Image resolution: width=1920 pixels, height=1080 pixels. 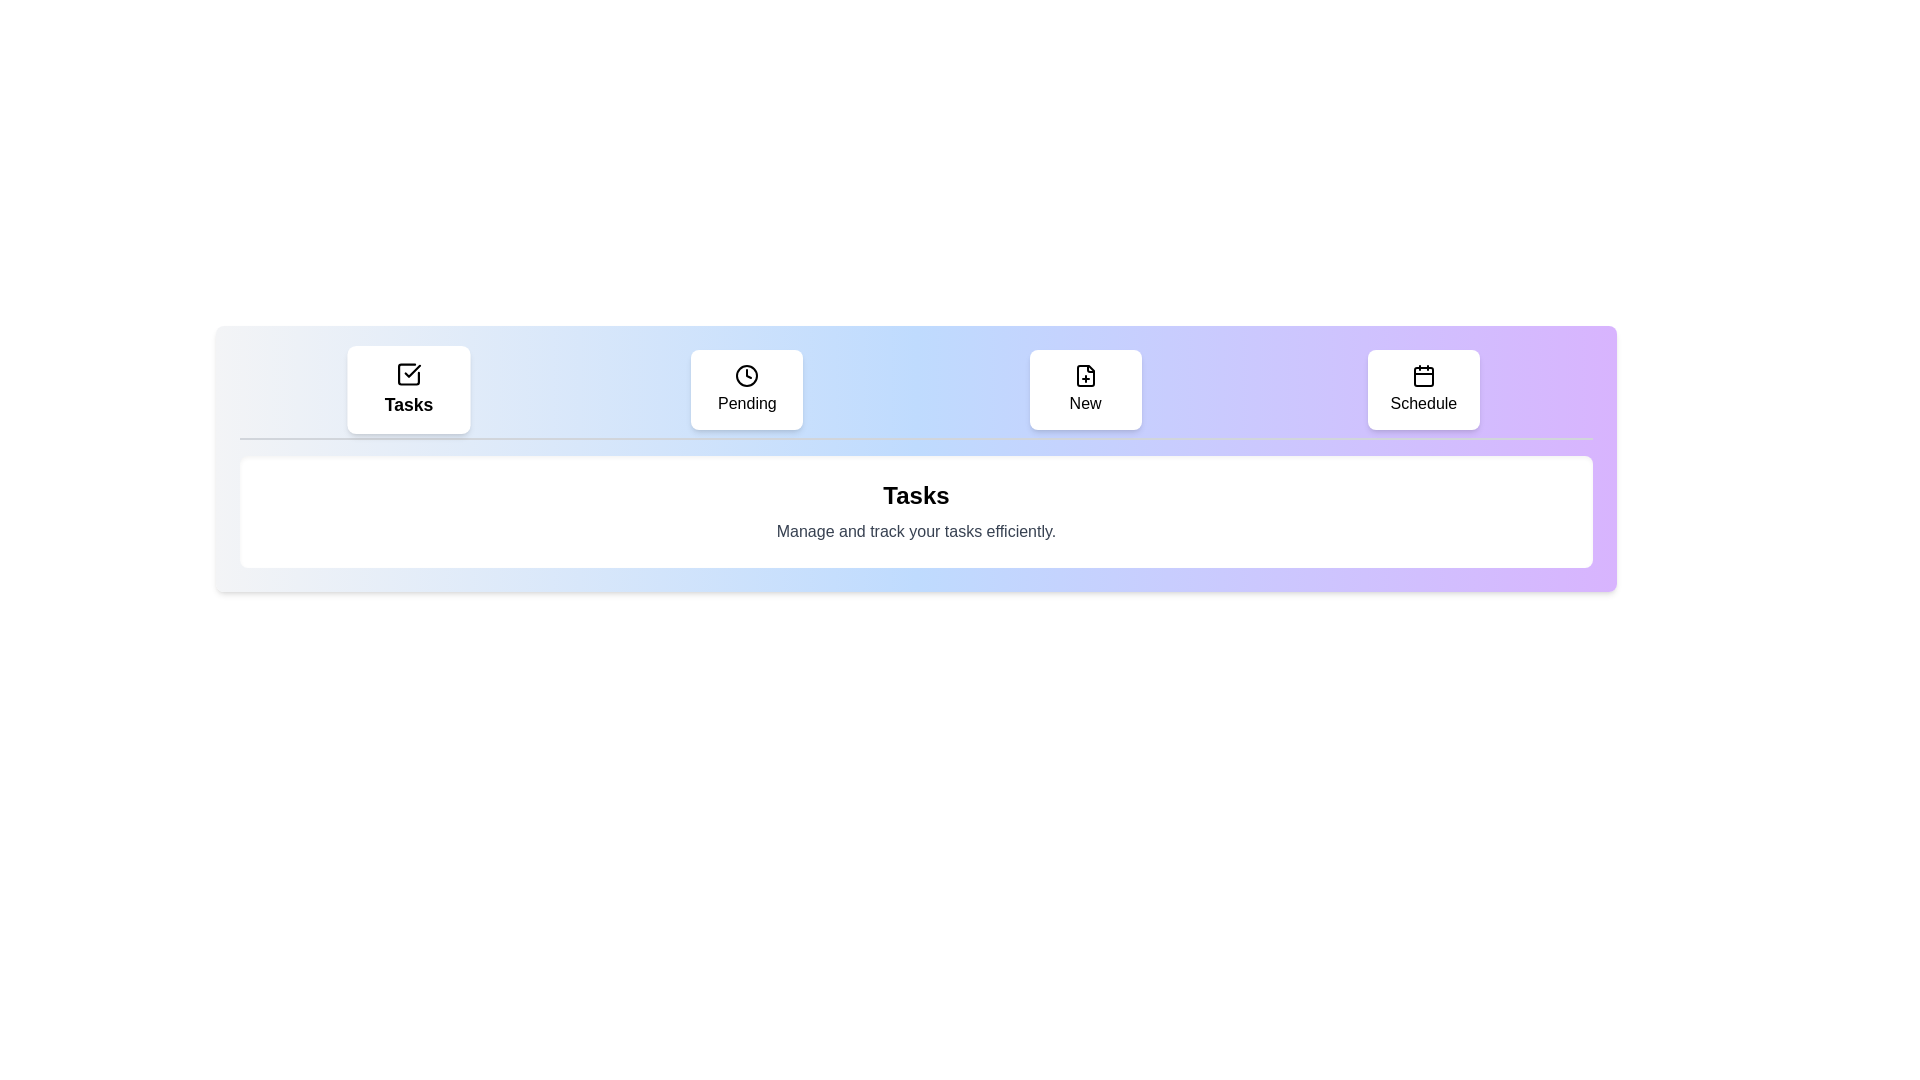 What do you see at coordinates (746, 389) in the screenshot?
I see `the tab labeled 'Pending' to view its content` at bounding box center [746, 389].